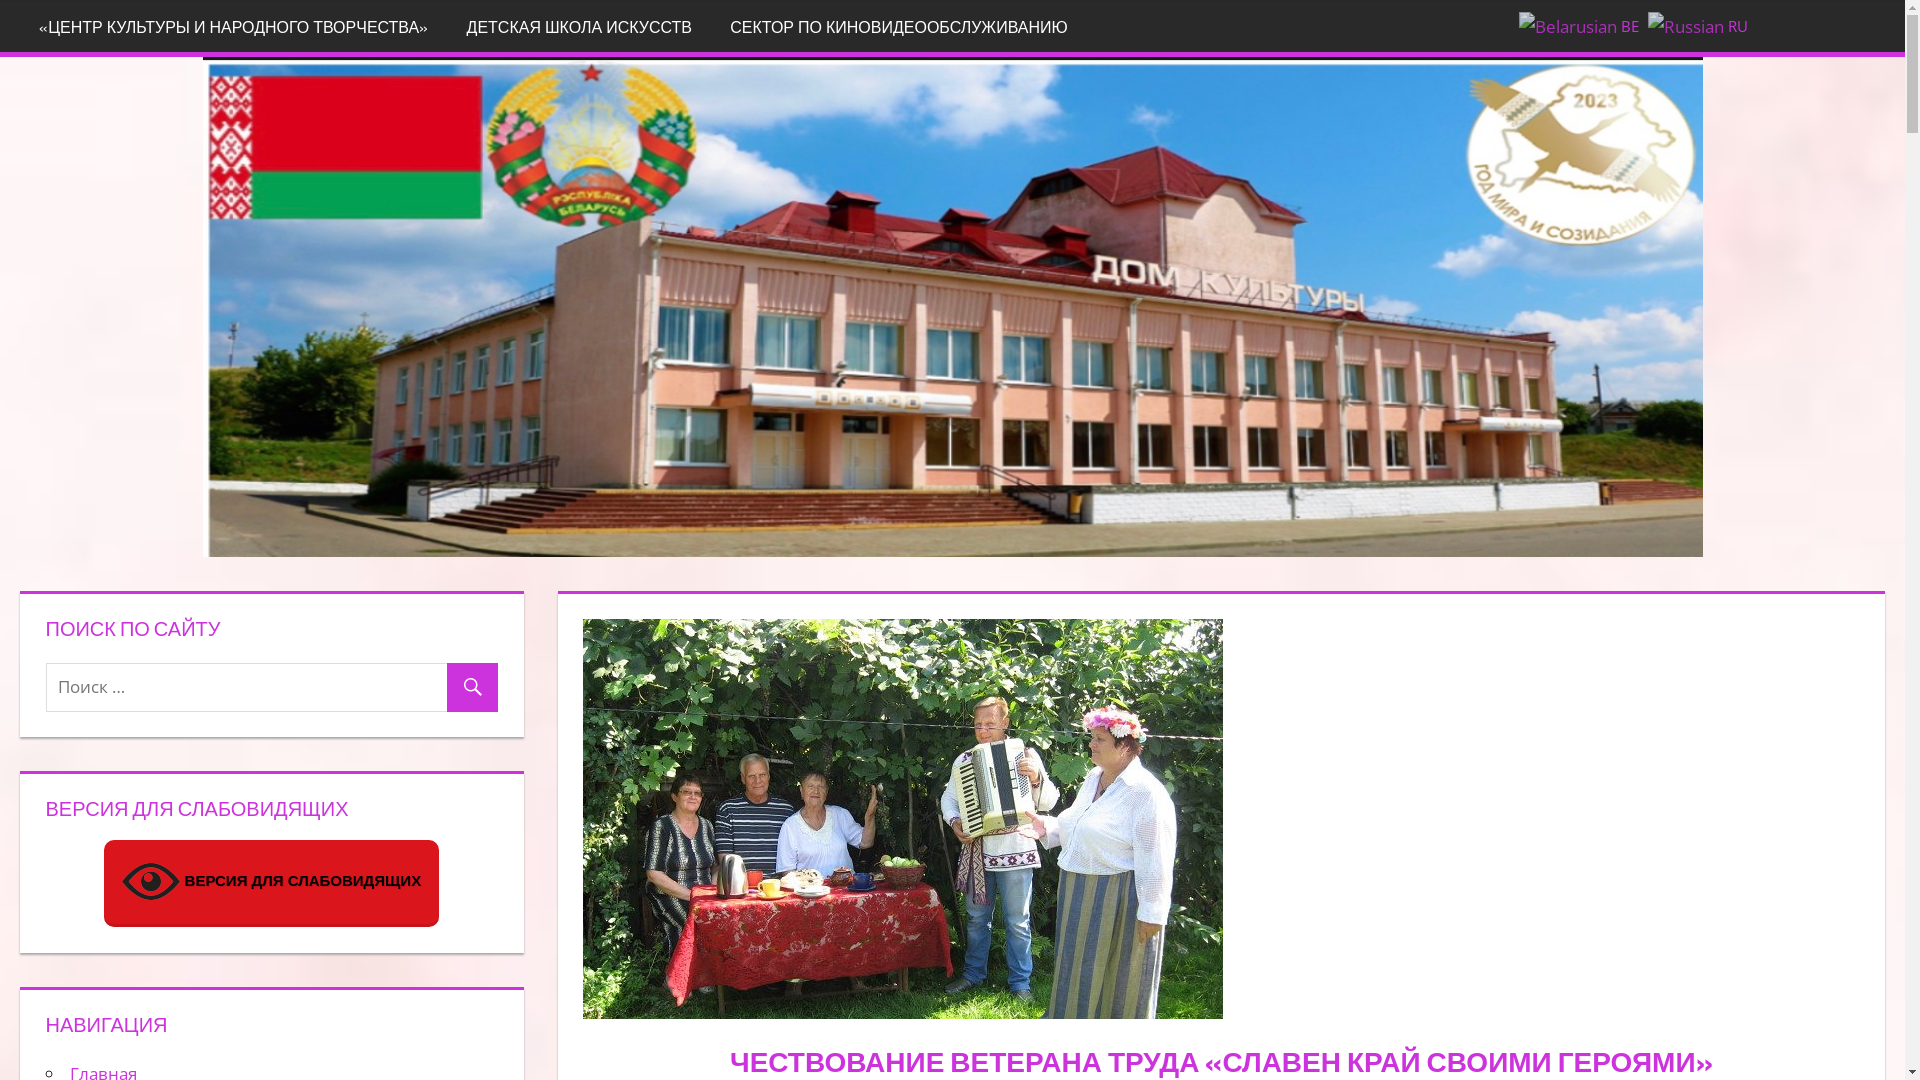  What do you see at coordinates (1647, 24) in the screenshot?
I see `'RU'` at bounding box center [1647, 24].